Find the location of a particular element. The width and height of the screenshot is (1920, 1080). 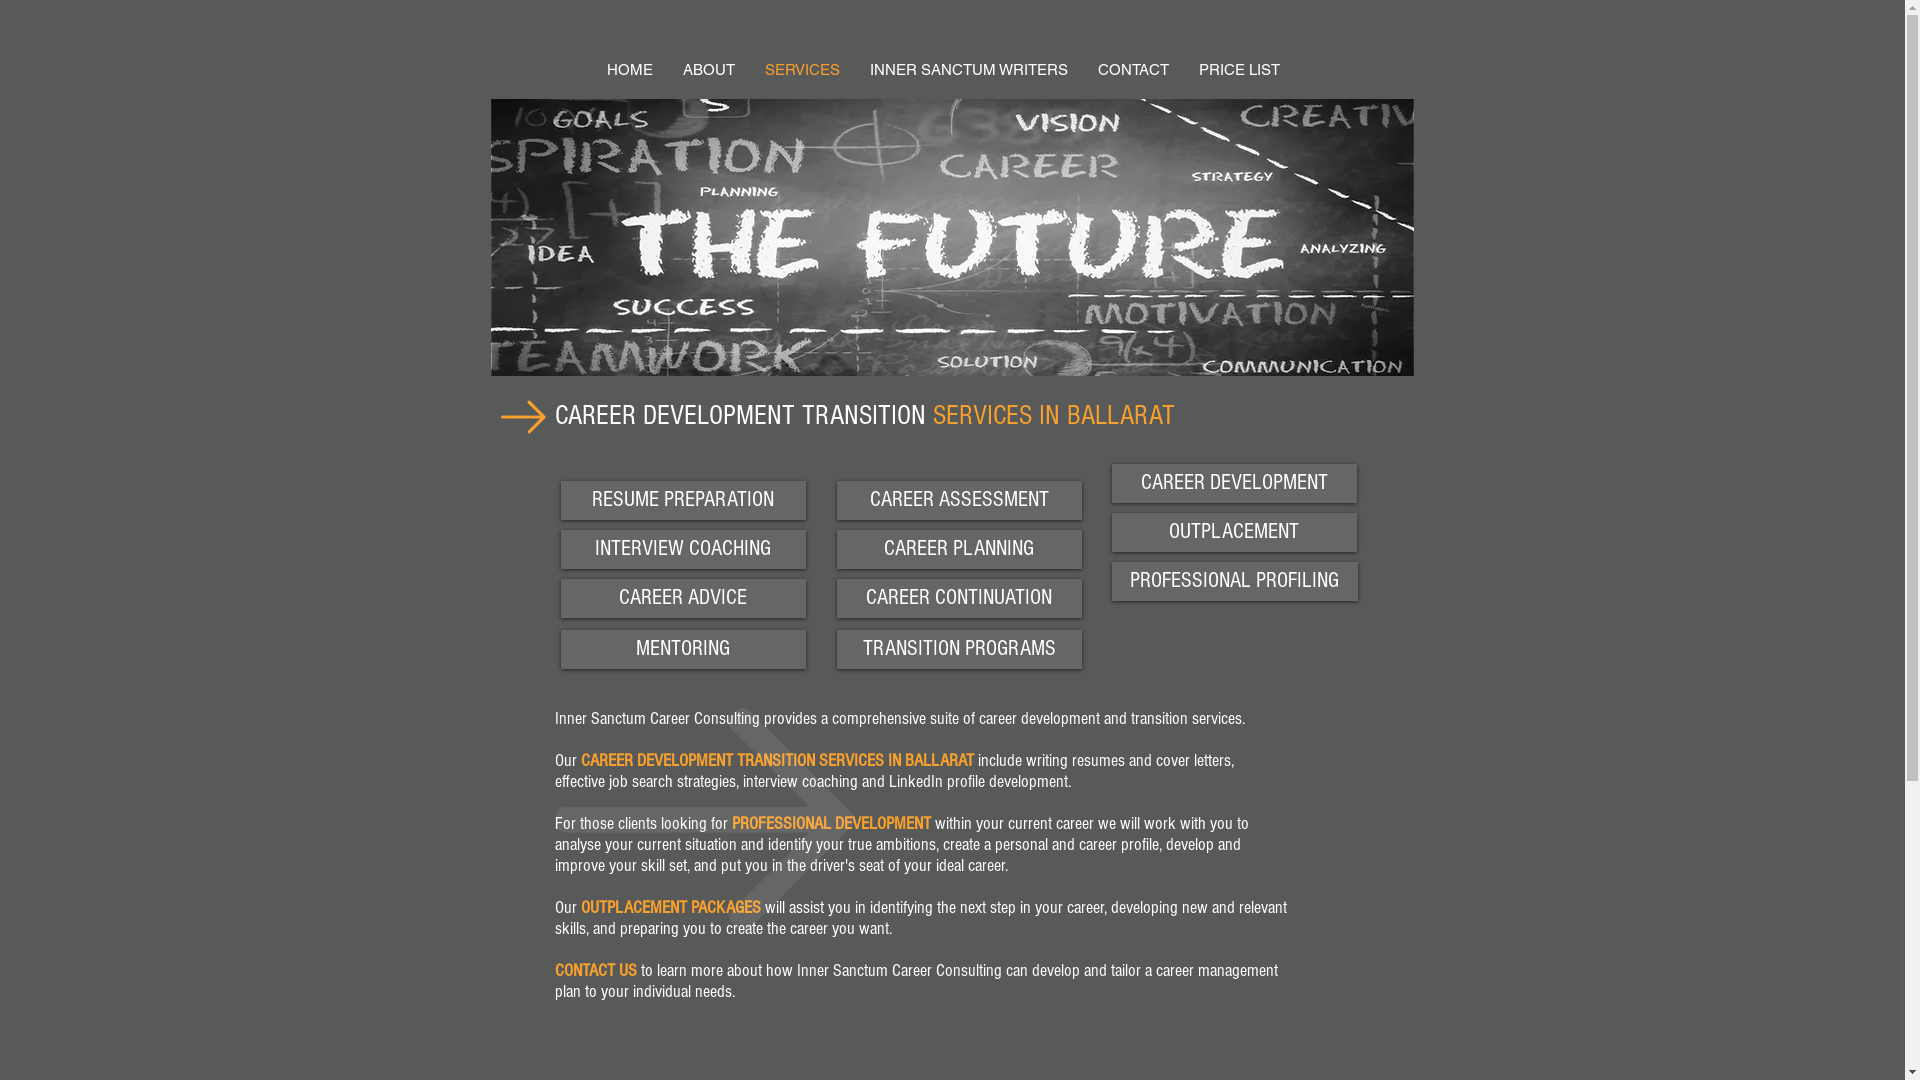

'INNER SANCTUM WRITERS' is located at coordinates (968, 68).